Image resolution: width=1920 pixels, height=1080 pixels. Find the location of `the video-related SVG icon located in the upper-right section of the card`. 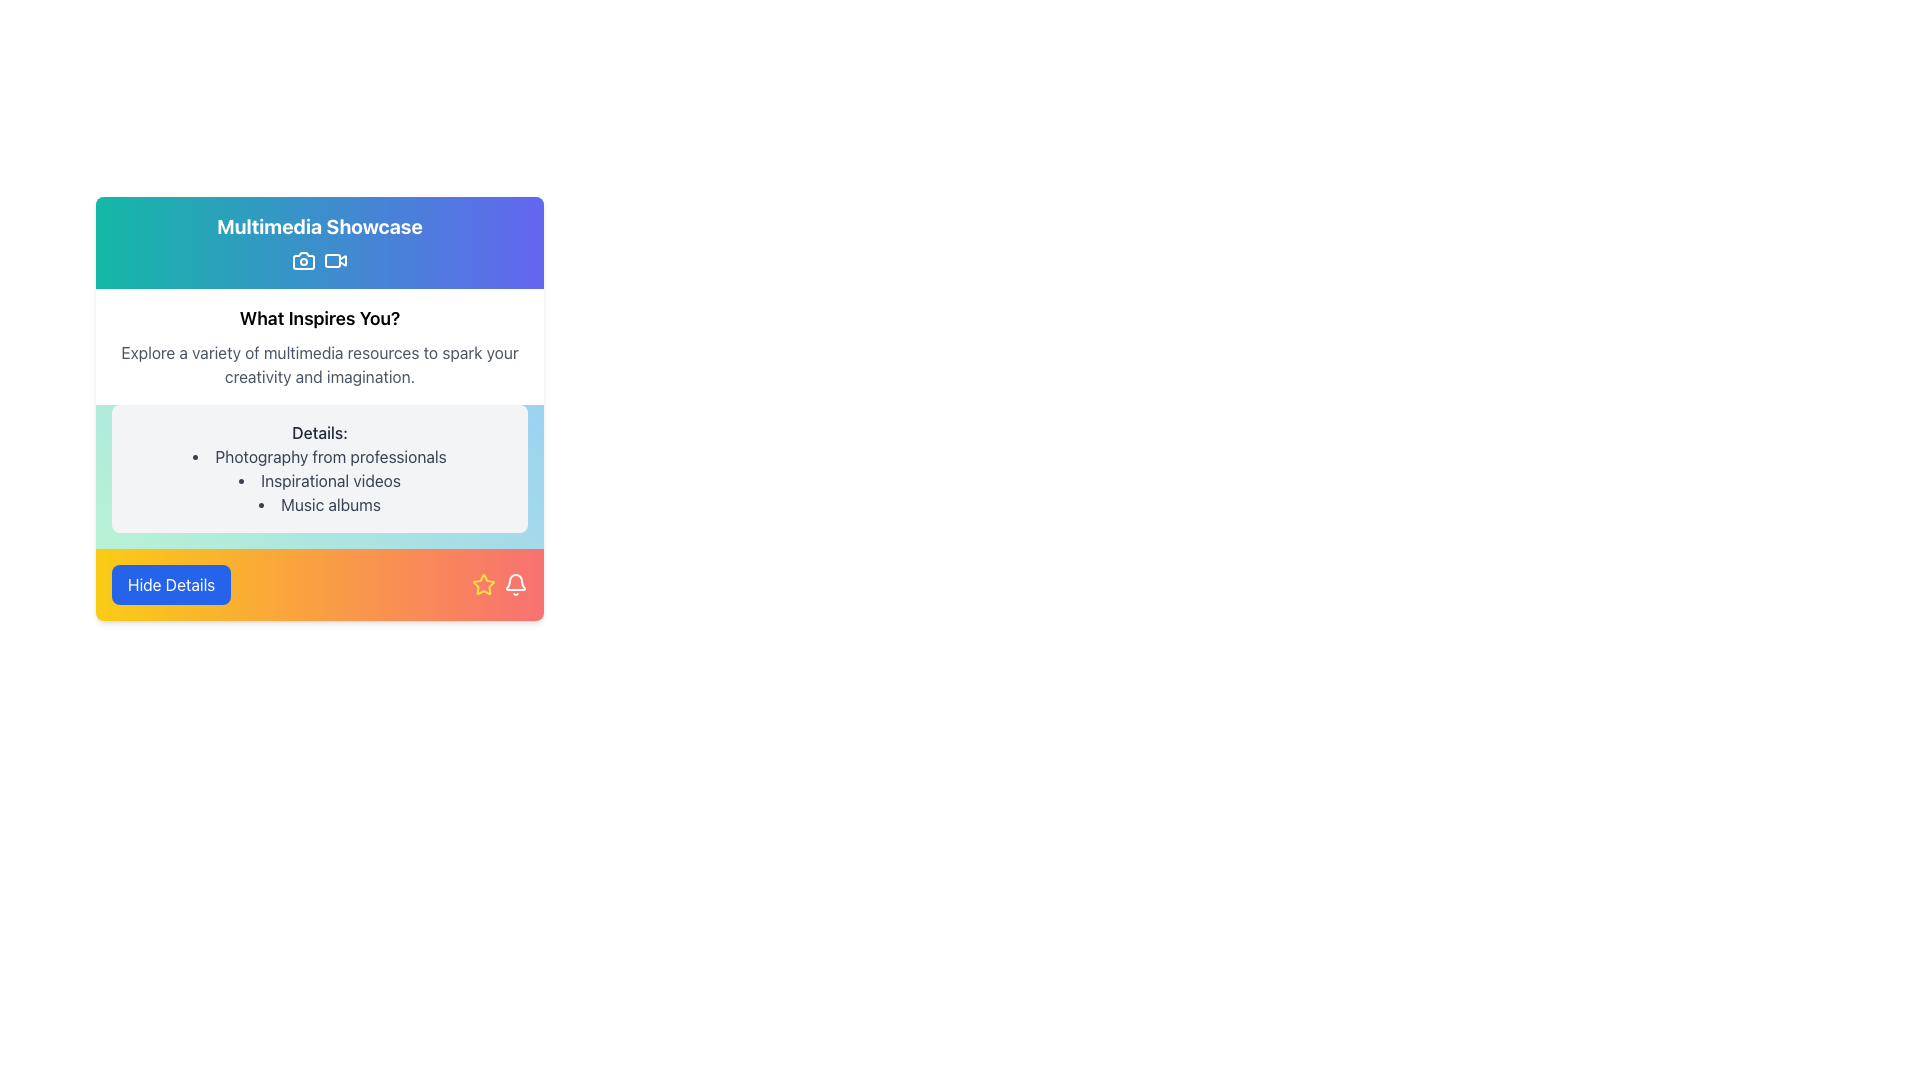

the video-related SVG icon located in the upper-right section of the card is located at coordinates (332, 260).